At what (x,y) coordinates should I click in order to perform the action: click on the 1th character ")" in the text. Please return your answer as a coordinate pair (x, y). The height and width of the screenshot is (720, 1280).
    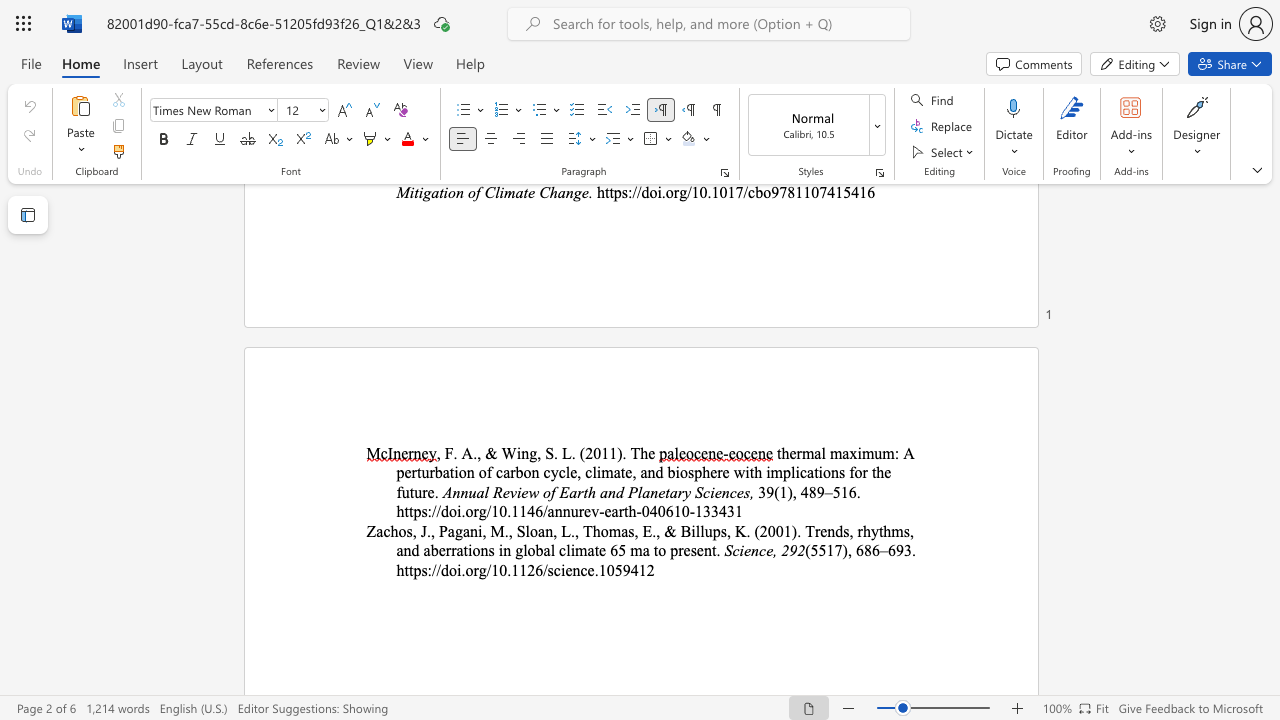
    Looking at the image, I should click on (793, 530).